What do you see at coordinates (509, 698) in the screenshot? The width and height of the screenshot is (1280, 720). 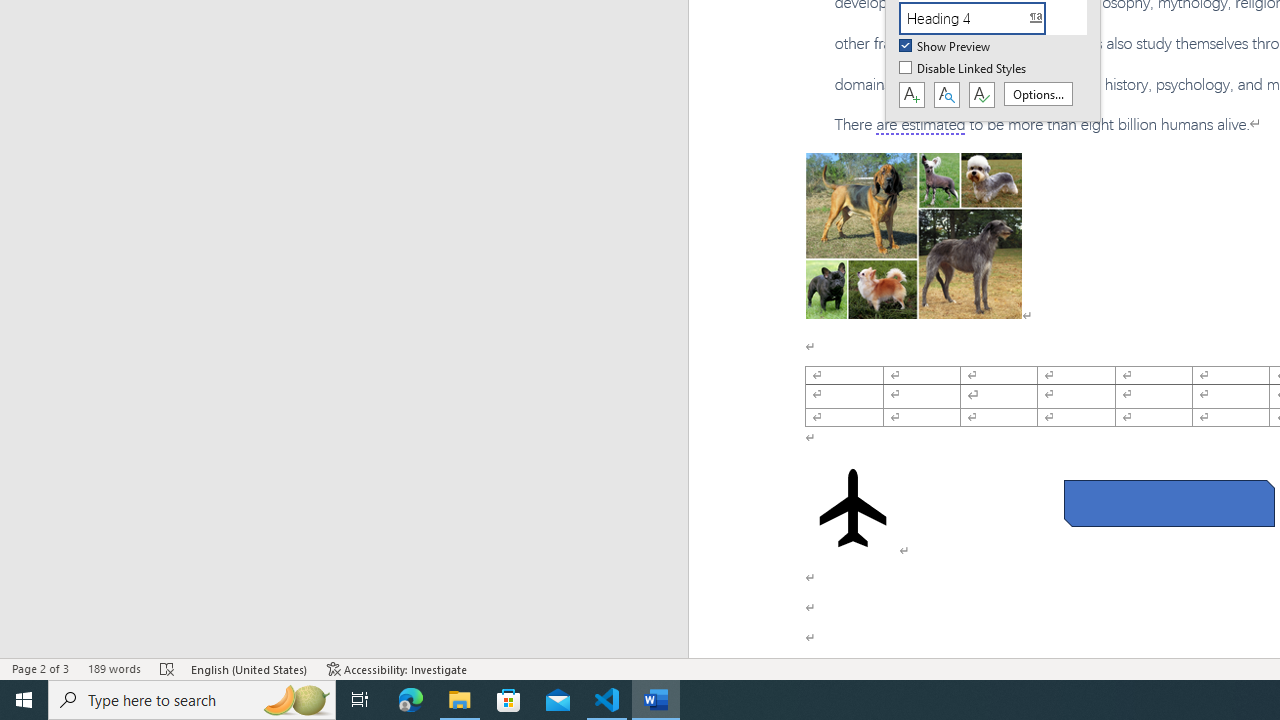 I see `'Microsoft Store'` at bounding box center [509, 698].